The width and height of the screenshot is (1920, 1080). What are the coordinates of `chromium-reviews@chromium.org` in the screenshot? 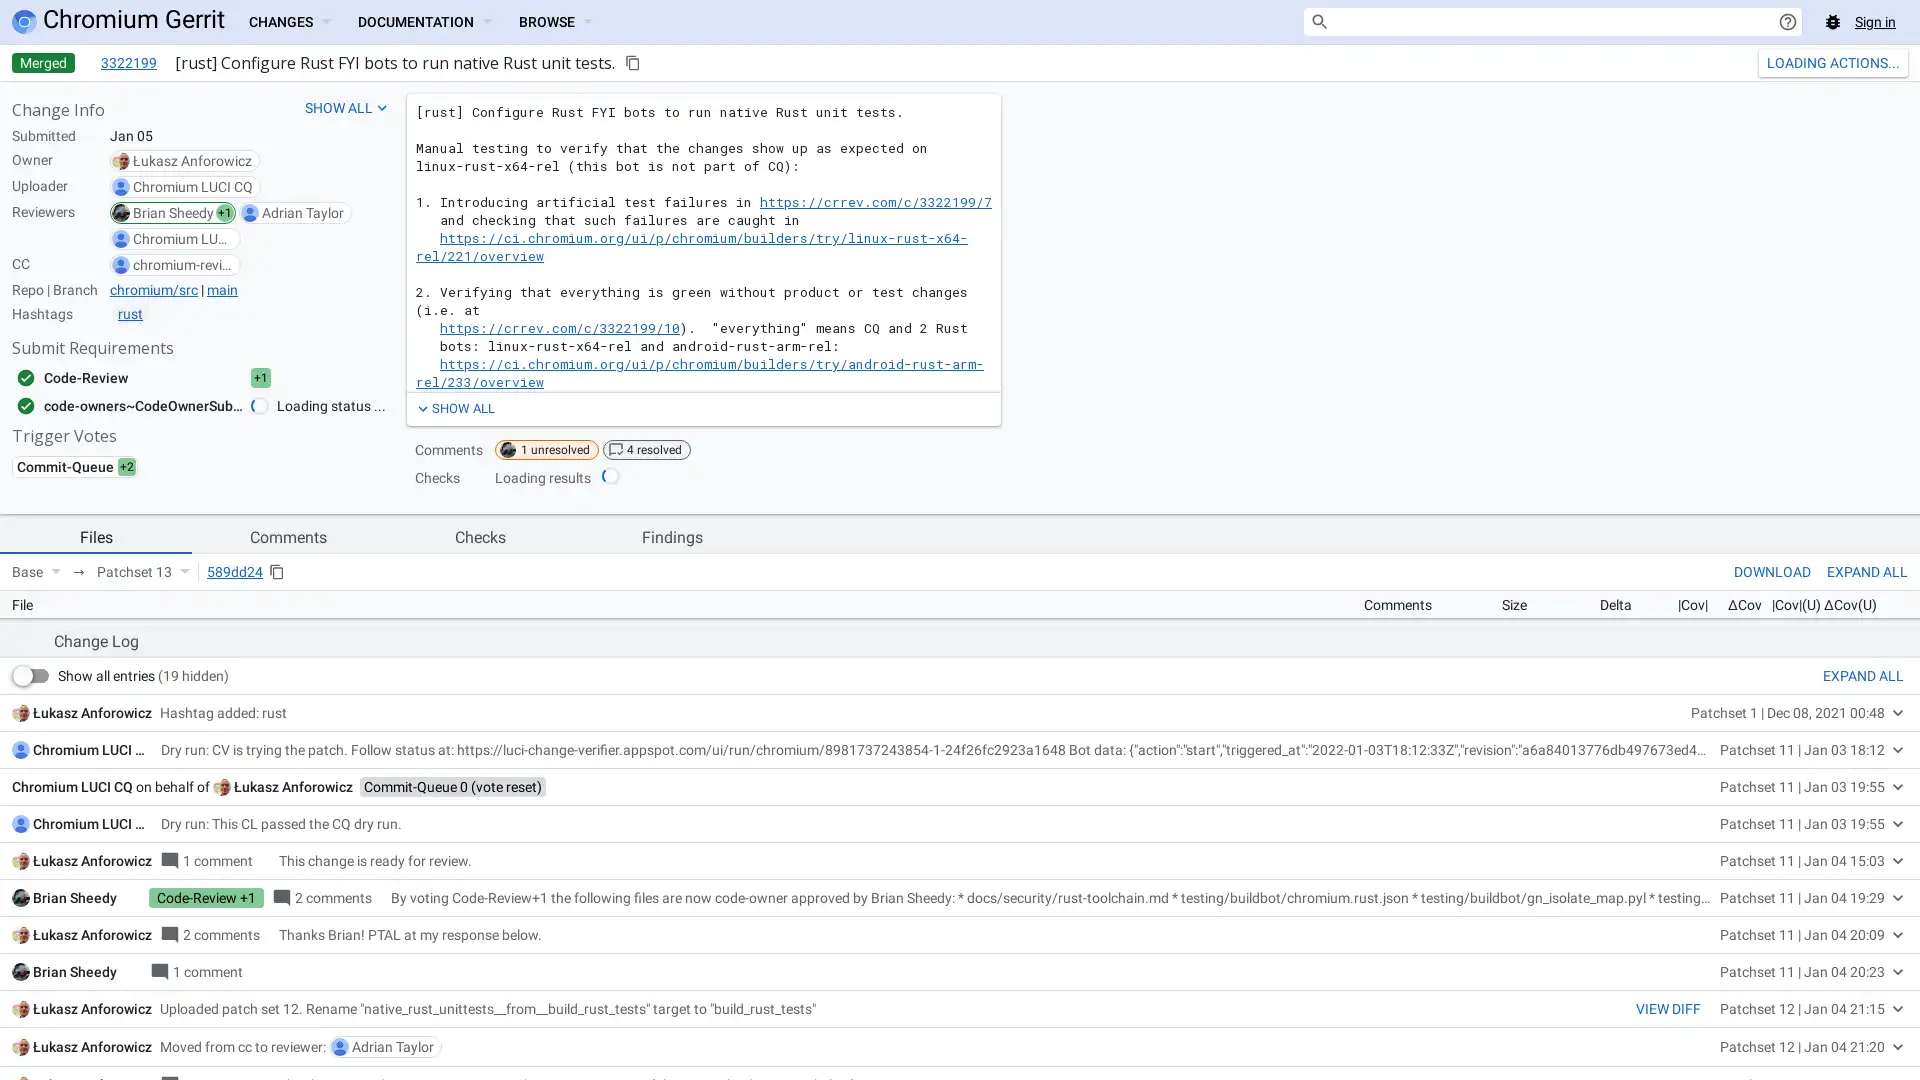 It's located at (182, 264).